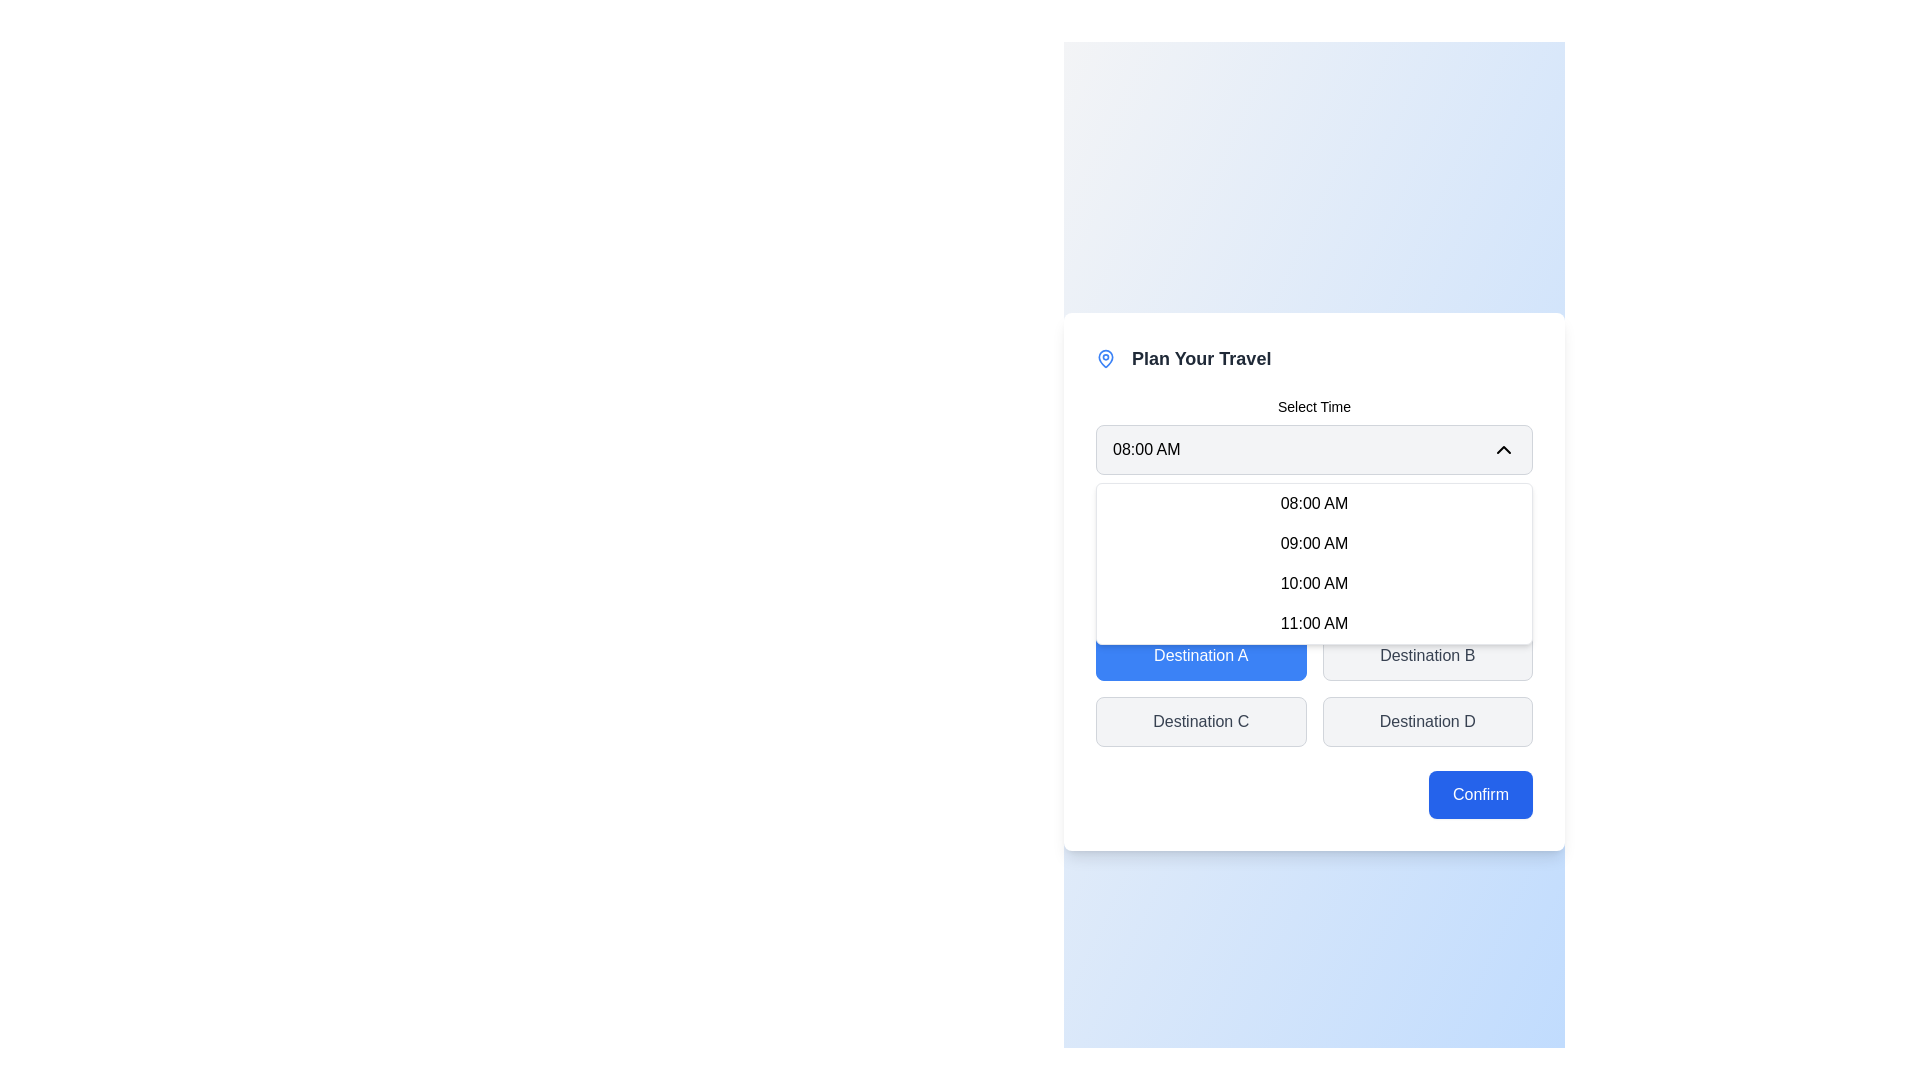 Image resolution: width=1920 pixels, height=1080 pixels. I want to click on the '09:00 AM' time option in the dropdown menu, so click(1314, 543).